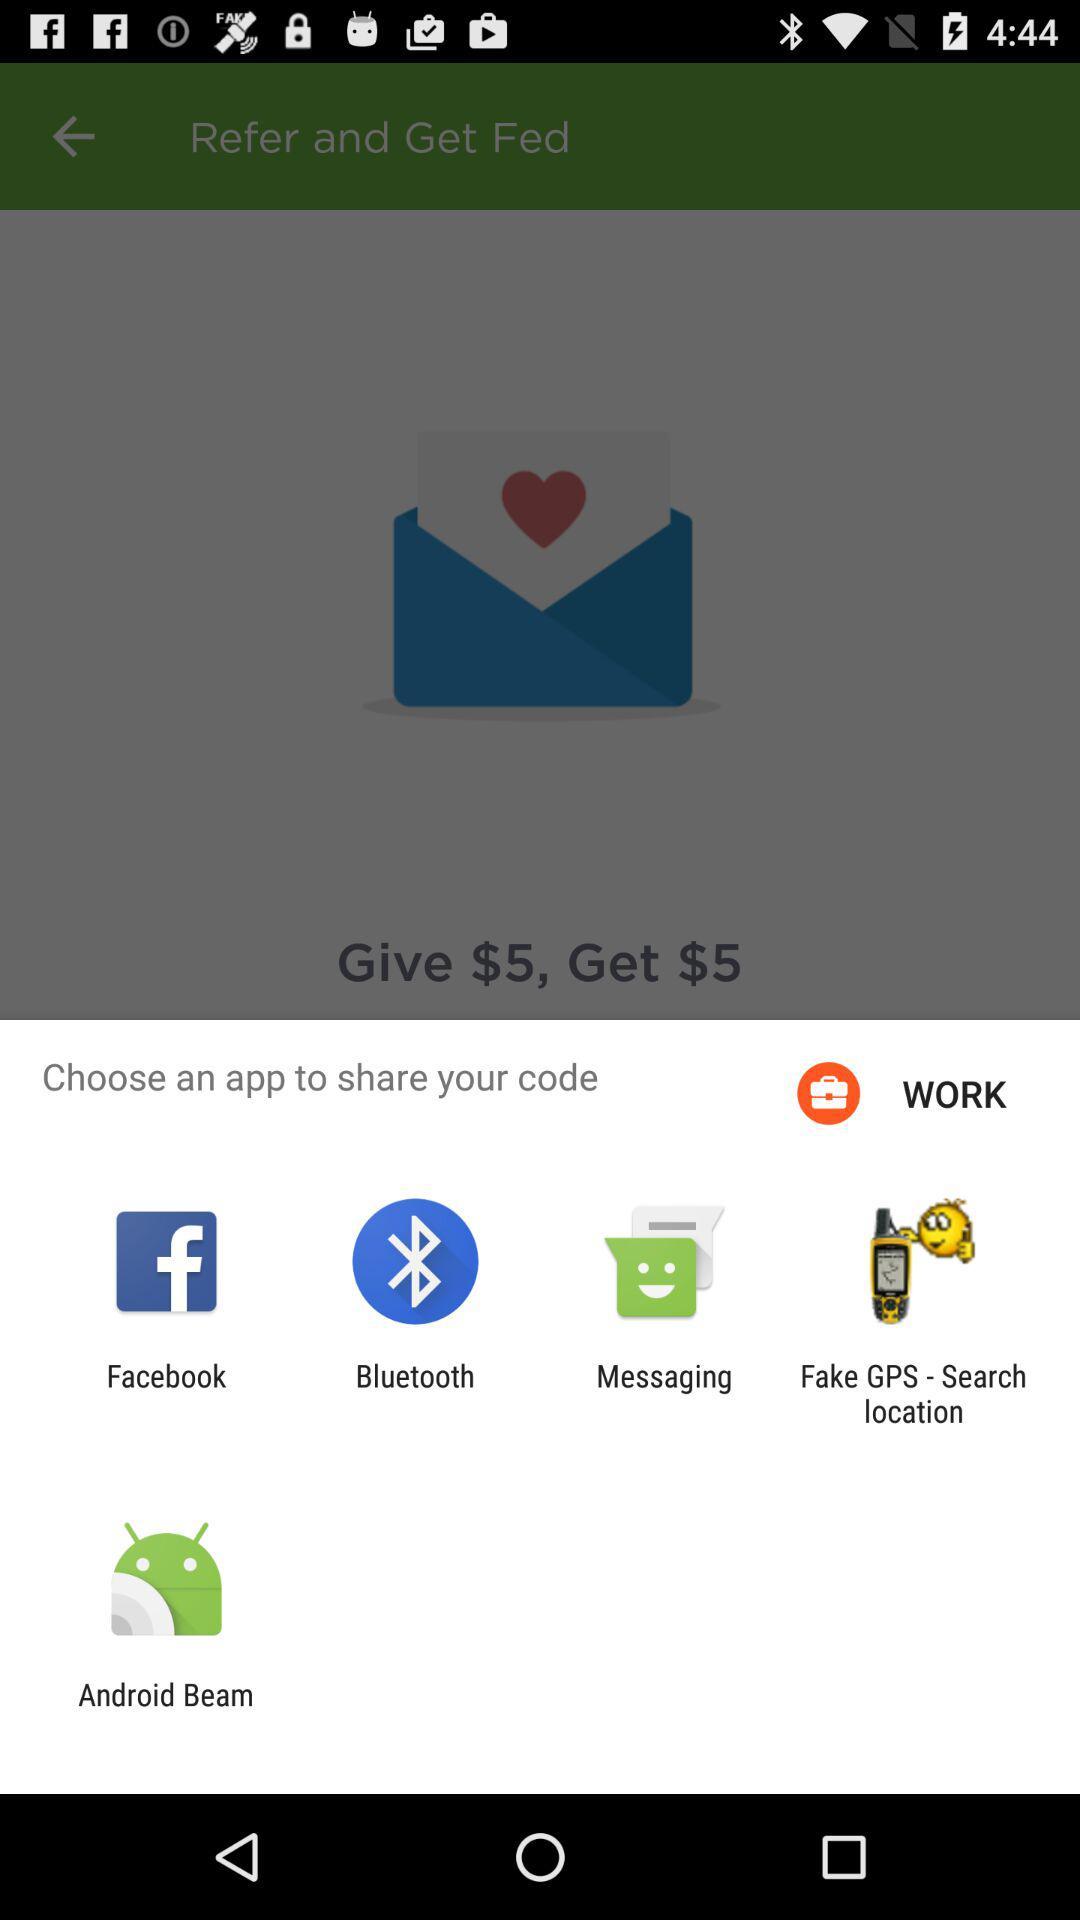  What do you see at coordinates (664, 1392) in the screenshot?
I see `item next to fake gps search app` at bounding box center [664, 1392].